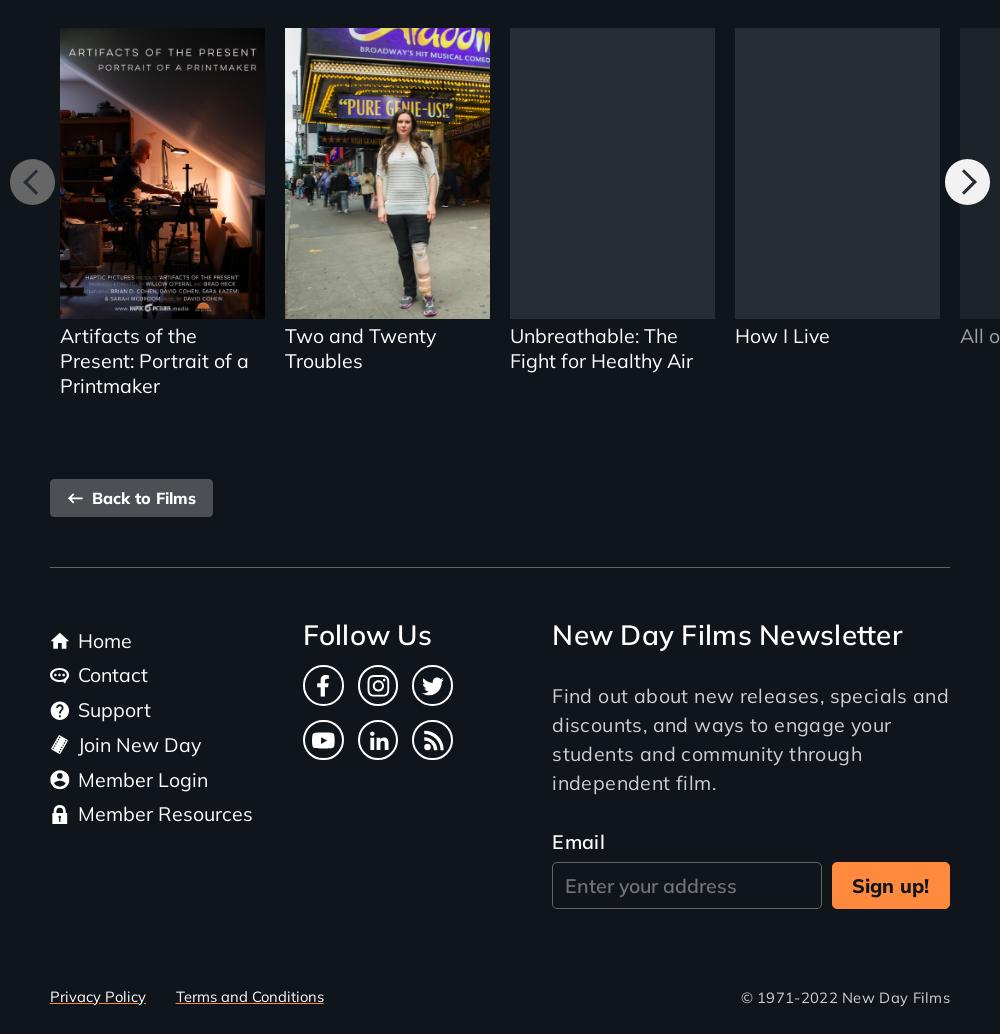 Image resolution: width=1000 pixels, height=1034 pixels. What do you see at coordinates (113, 709) in the screenshot?
I see `'Support'` at bounding box center [113, 709].